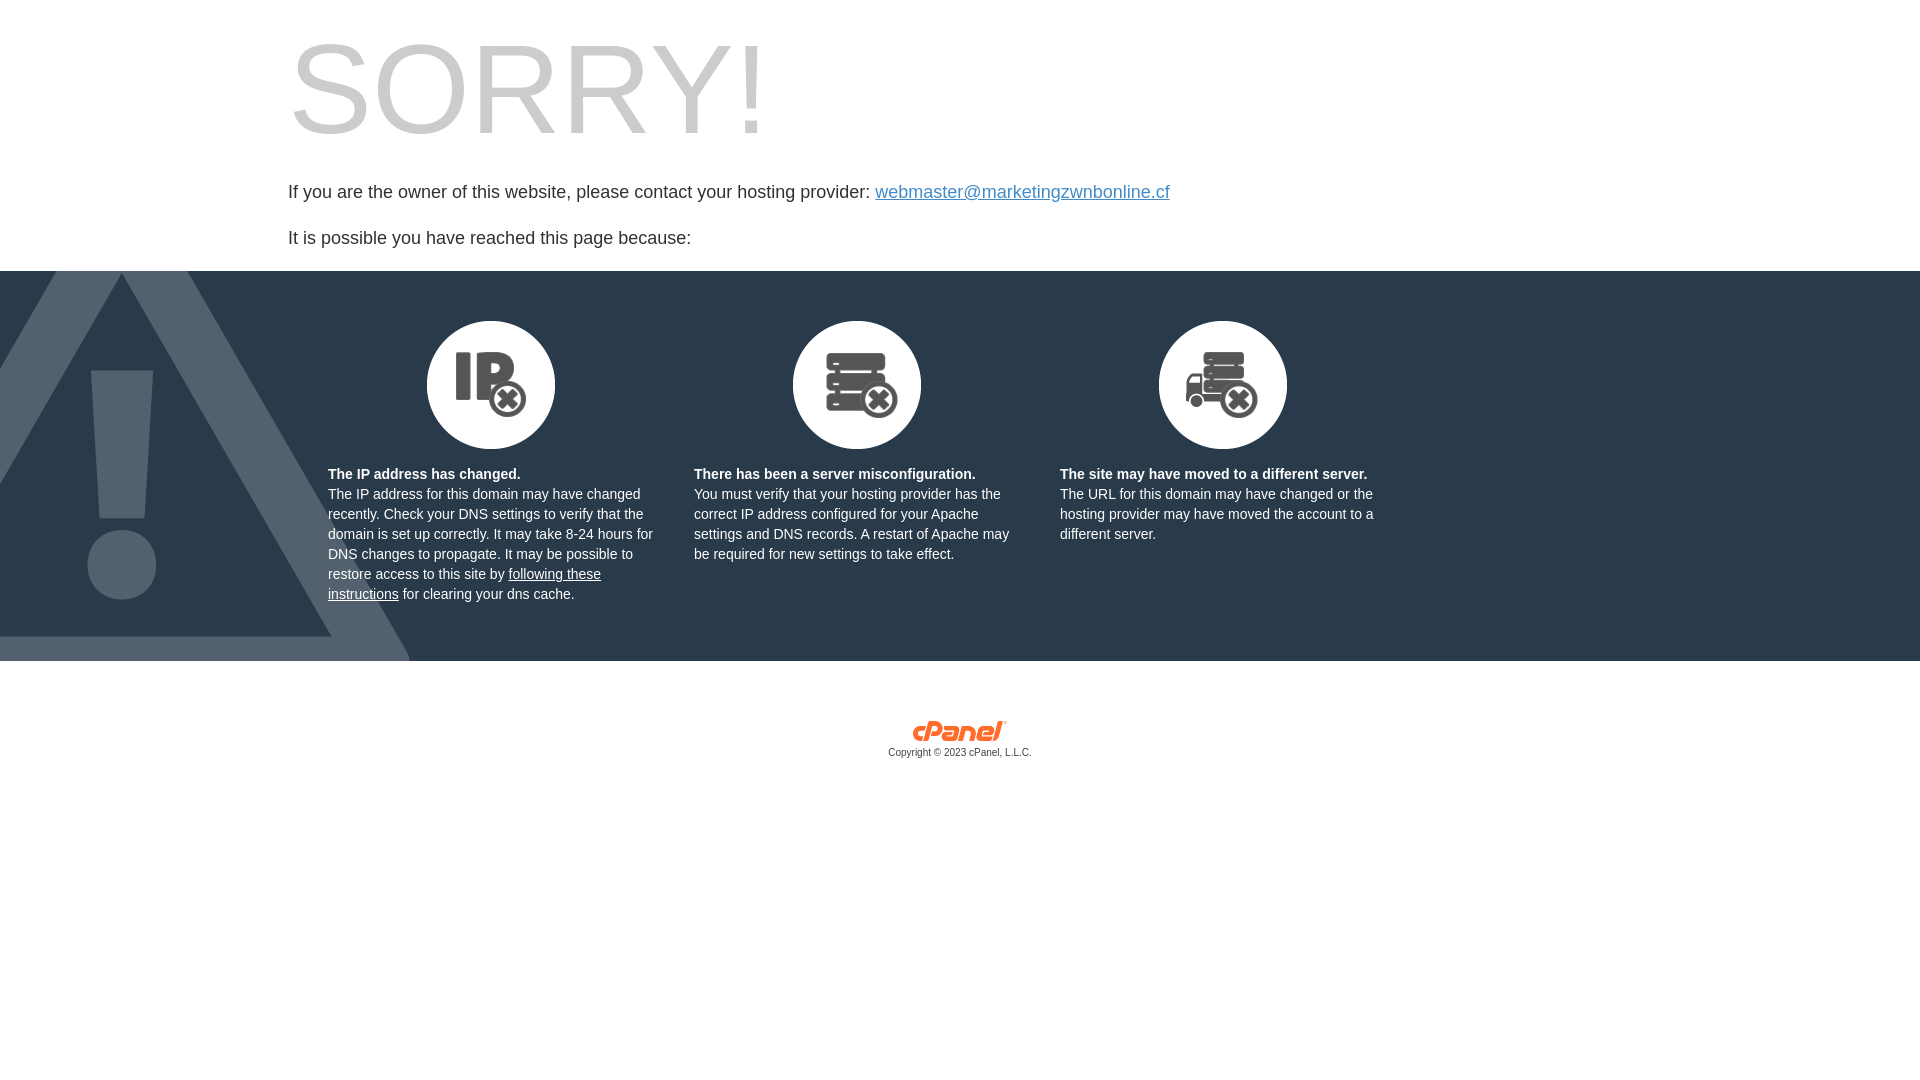 The width and height of the screenshot is (1920, 1080). Describe the element at coordinates (1022, 192) in the screenshot. I see `'webmaster@marketingzwnbonline.cf'` at that location.